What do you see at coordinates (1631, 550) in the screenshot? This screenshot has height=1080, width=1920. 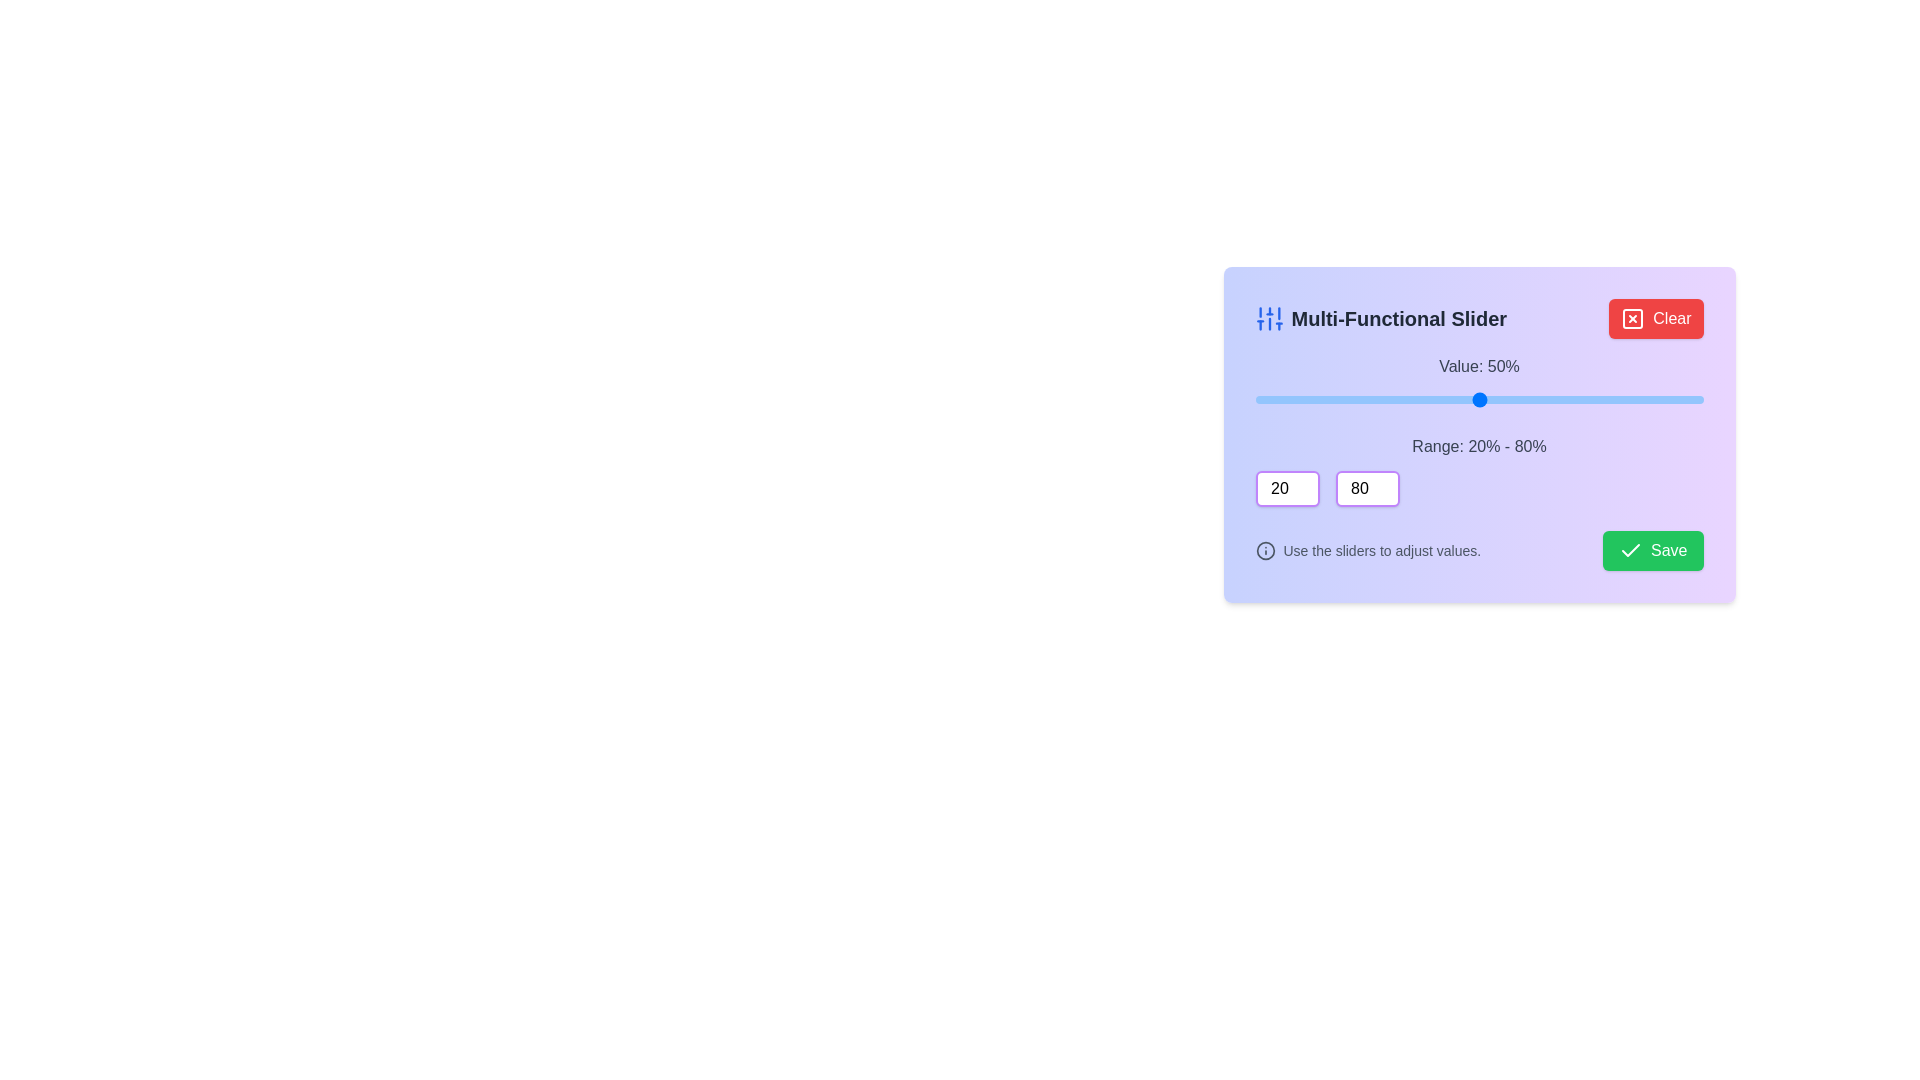 I see `the checkmark icon located inside the green 'Save' button at the bottom-right corner of the interface for visual feedback` at bounding box center [1631, 550].